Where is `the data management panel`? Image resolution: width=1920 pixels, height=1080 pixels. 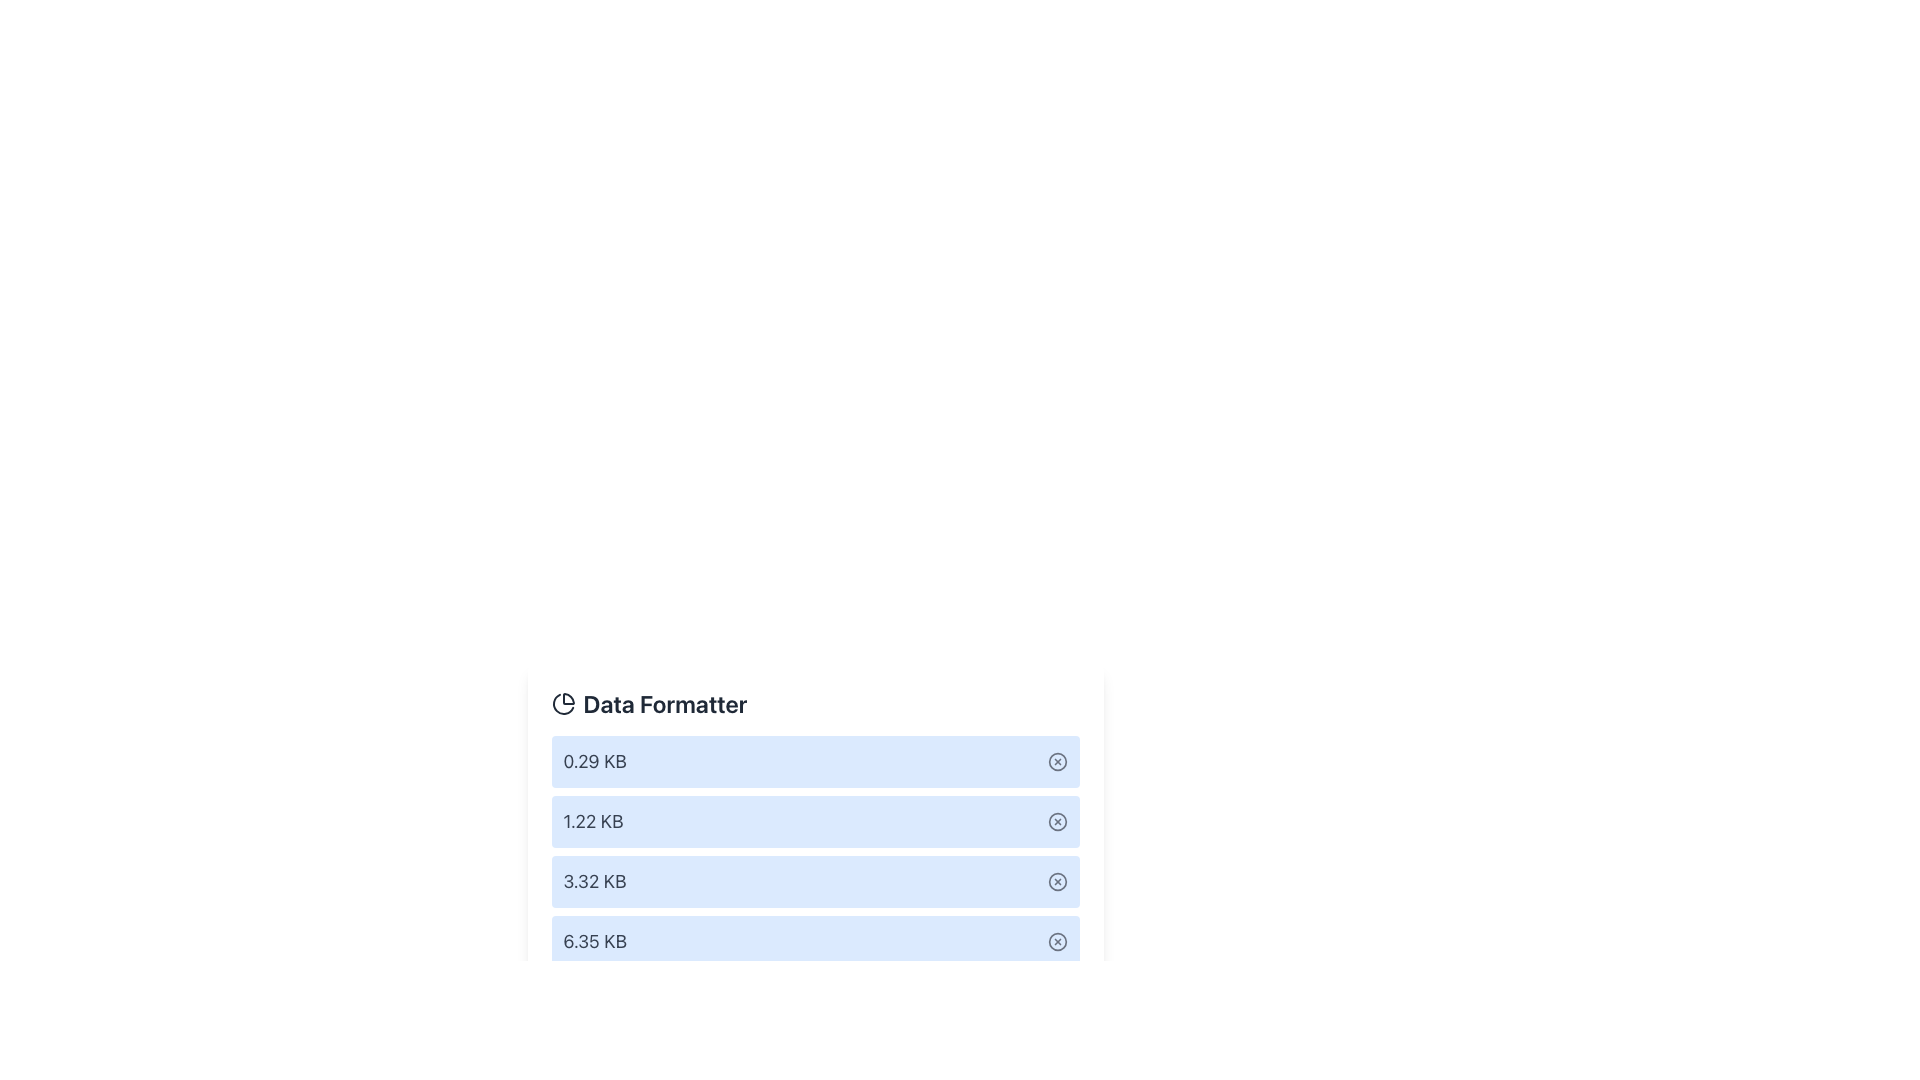
the data management panel is located at coordinates (815, 855).